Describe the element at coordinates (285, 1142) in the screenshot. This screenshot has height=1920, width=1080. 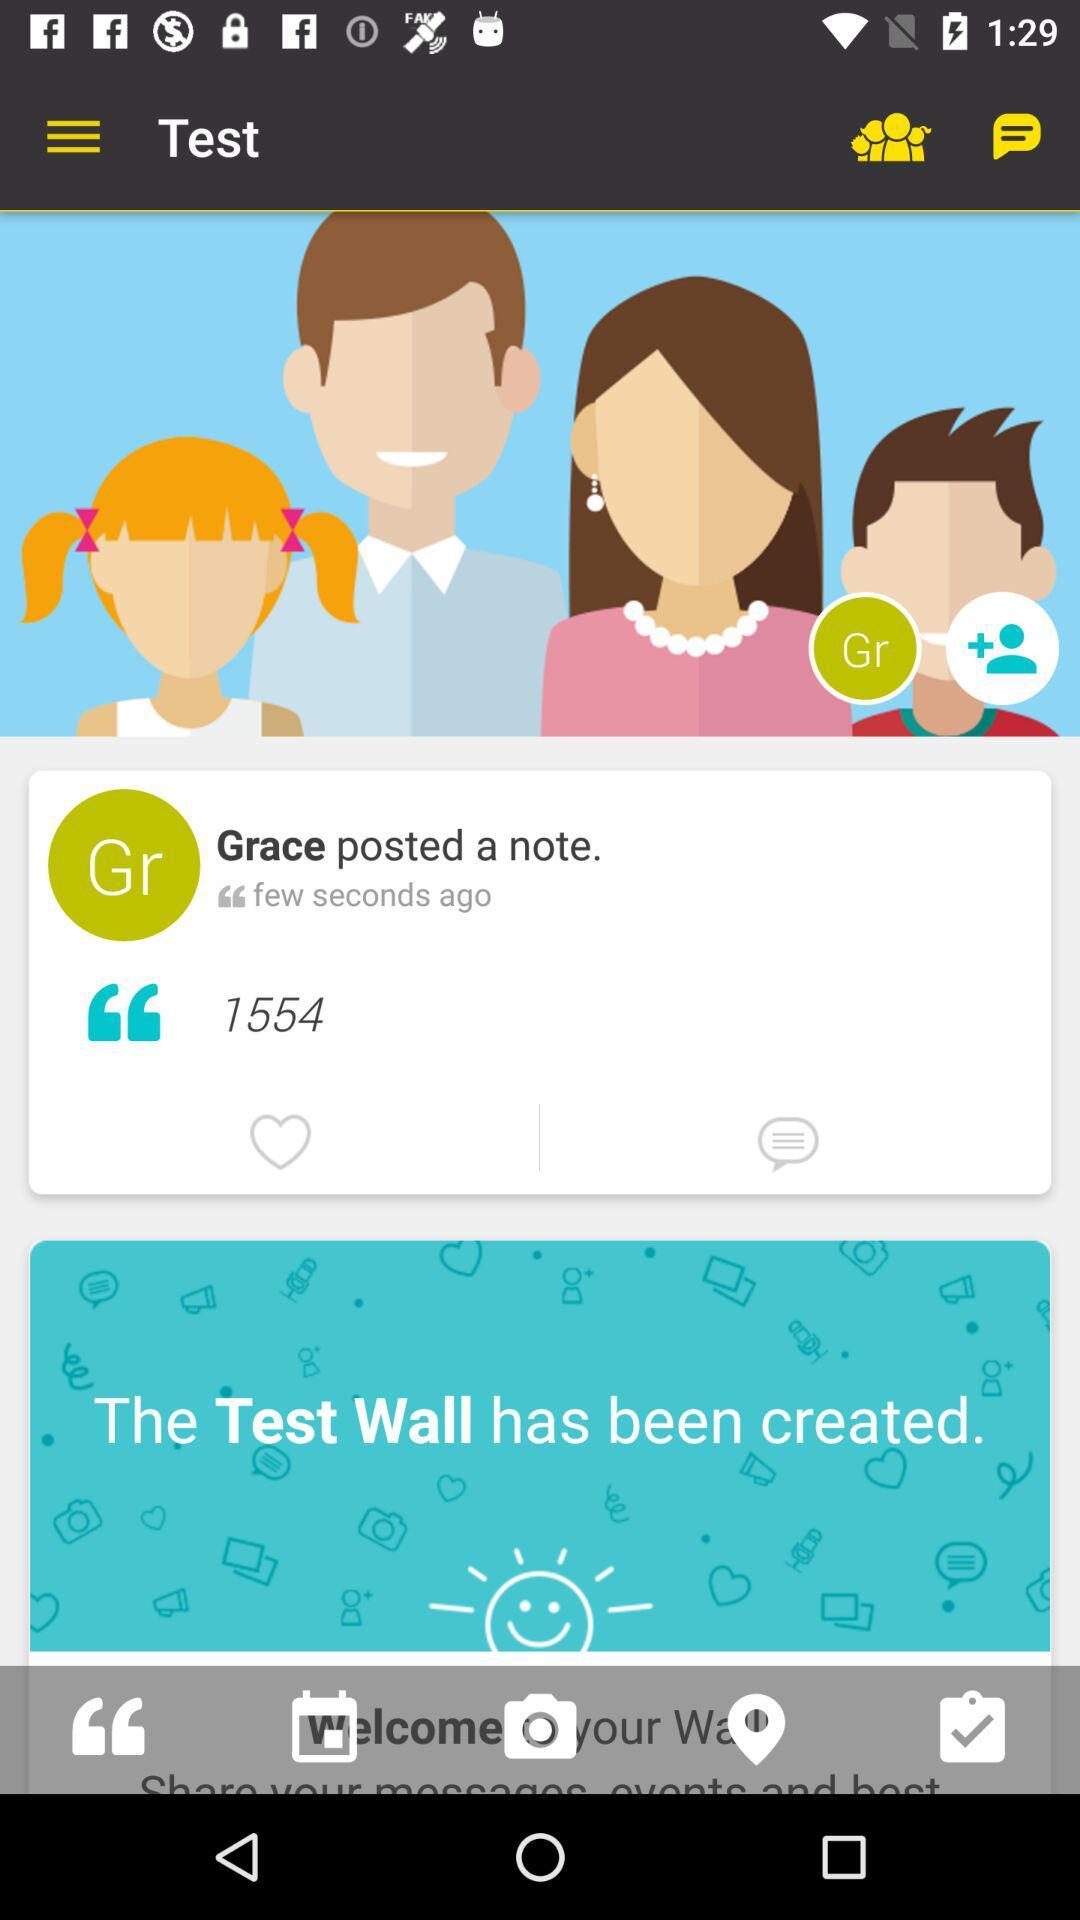
I see `the icon below 1554` at that location.